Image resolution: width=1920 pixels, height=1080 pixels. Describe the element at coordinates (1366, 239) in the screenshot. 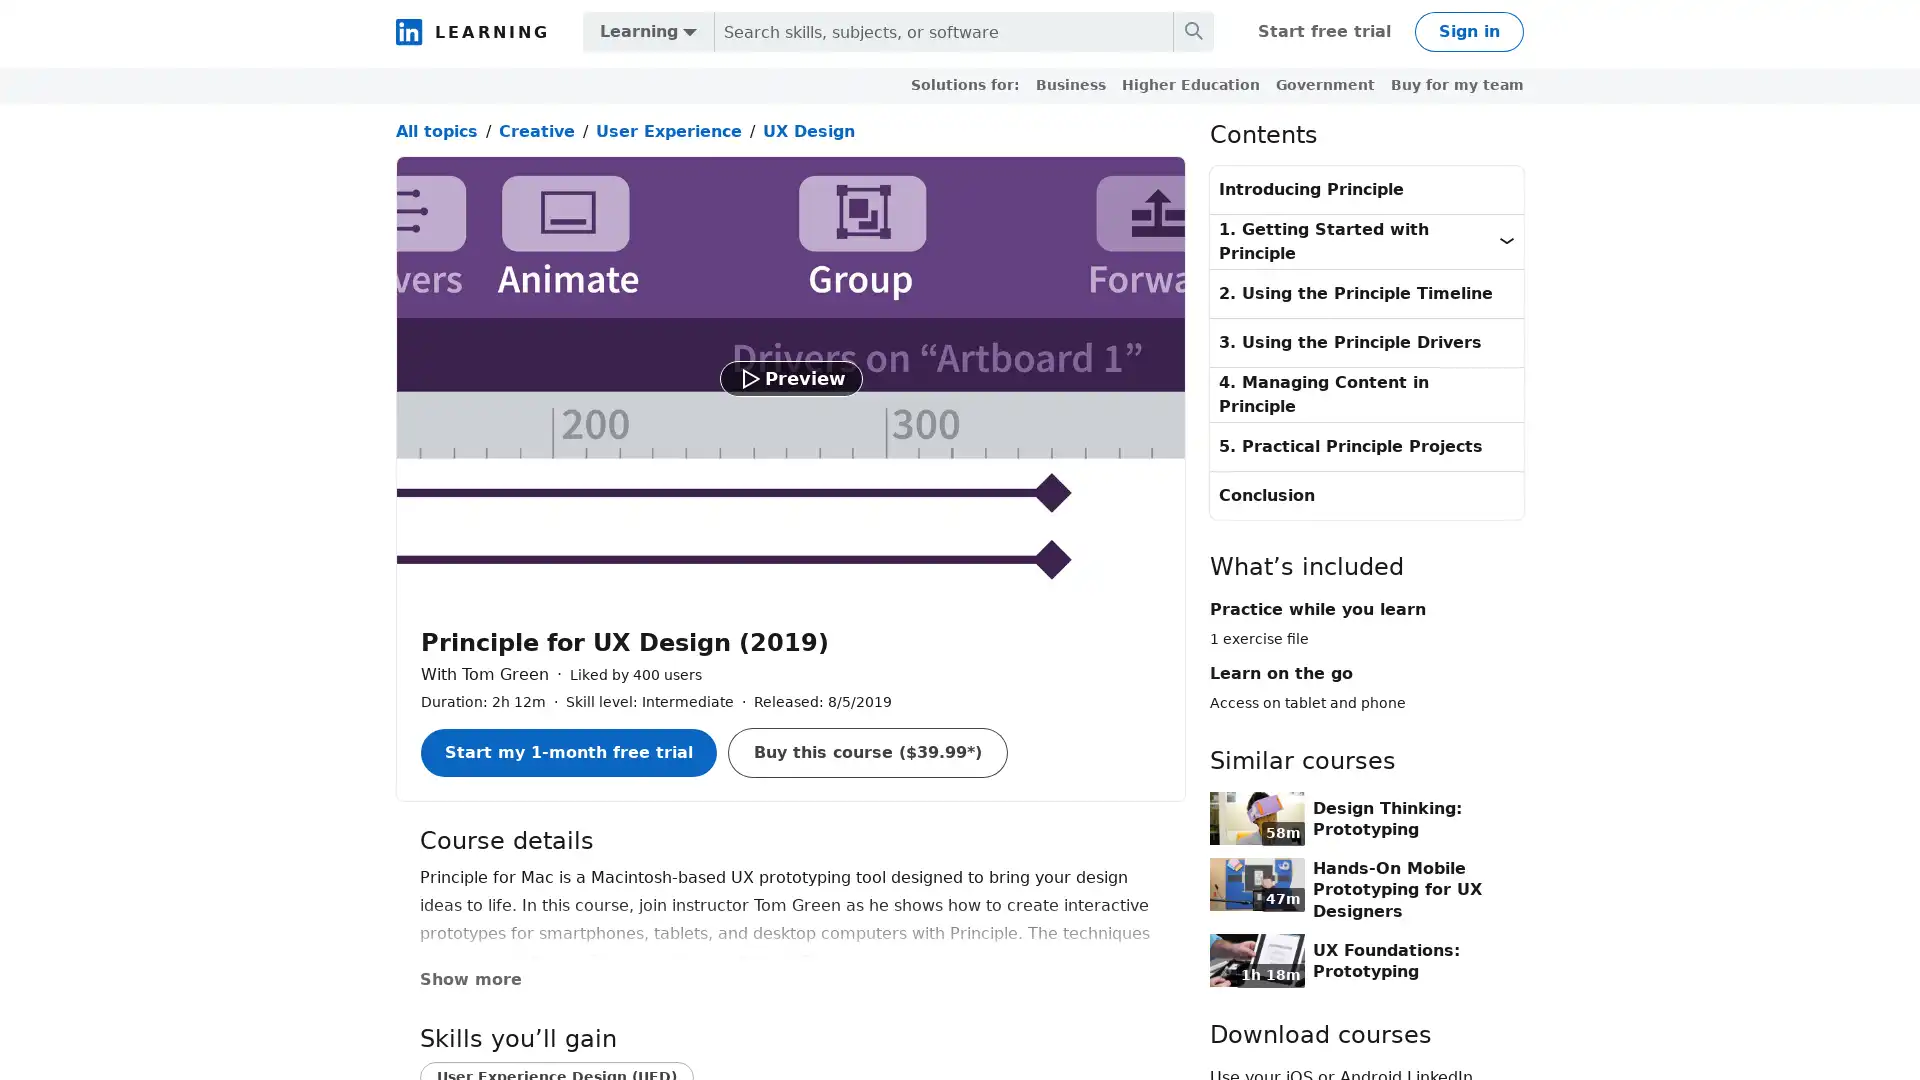

I see `1. Getting Started with Principle` at that location.